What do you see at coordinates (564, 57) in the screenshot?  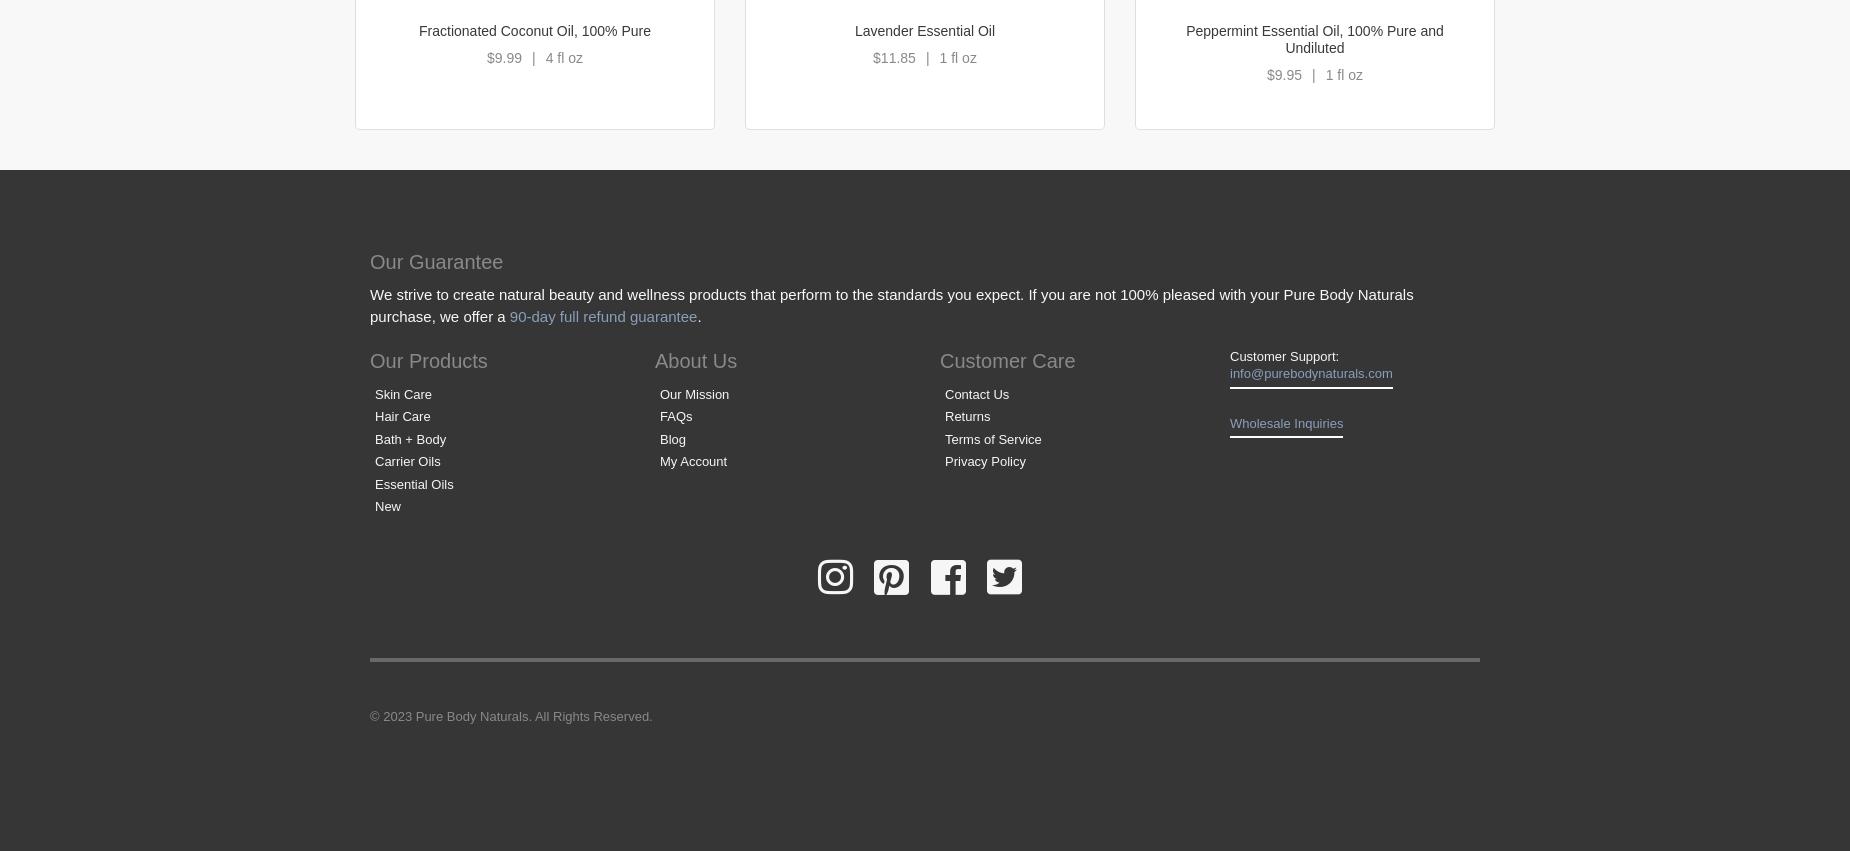 I see `'4 fl oz'` at bounding box center [564, 57].